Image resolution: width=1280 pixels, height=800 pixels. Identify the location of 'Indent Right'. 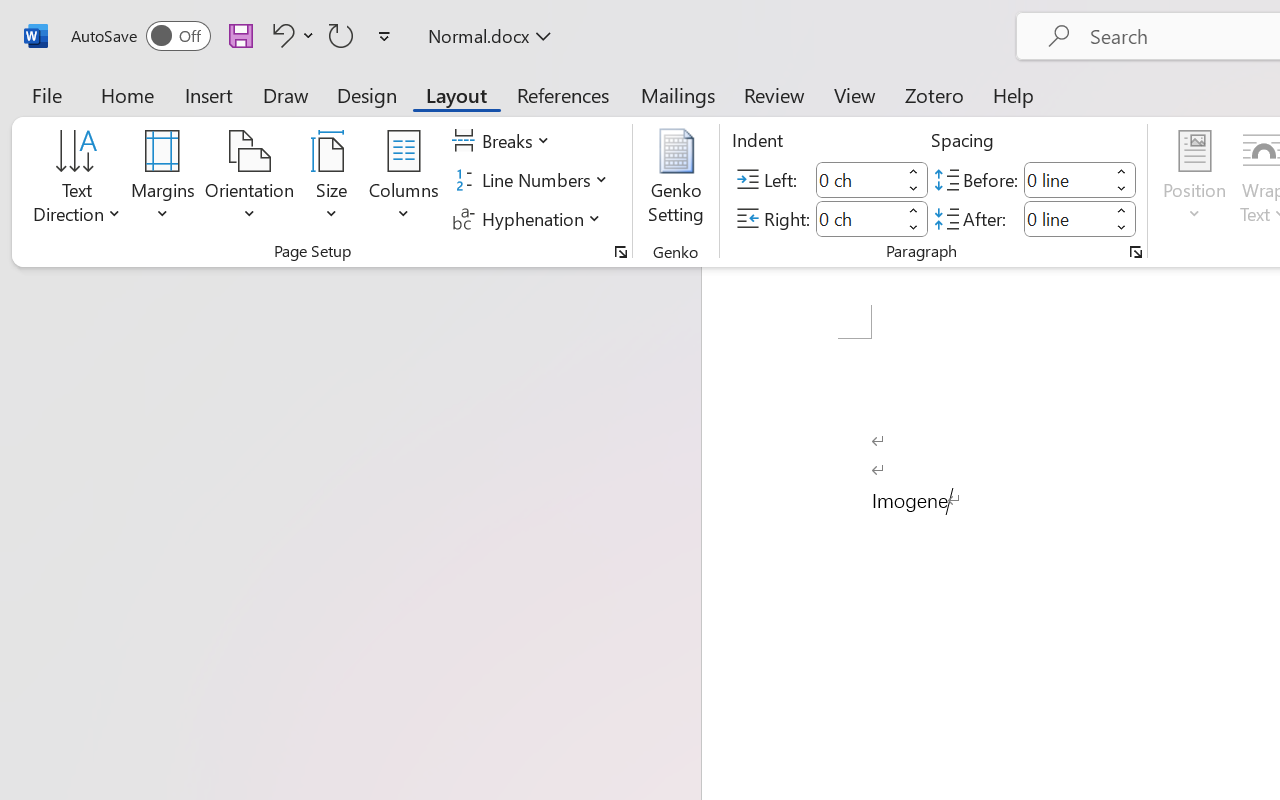
(858, 218).